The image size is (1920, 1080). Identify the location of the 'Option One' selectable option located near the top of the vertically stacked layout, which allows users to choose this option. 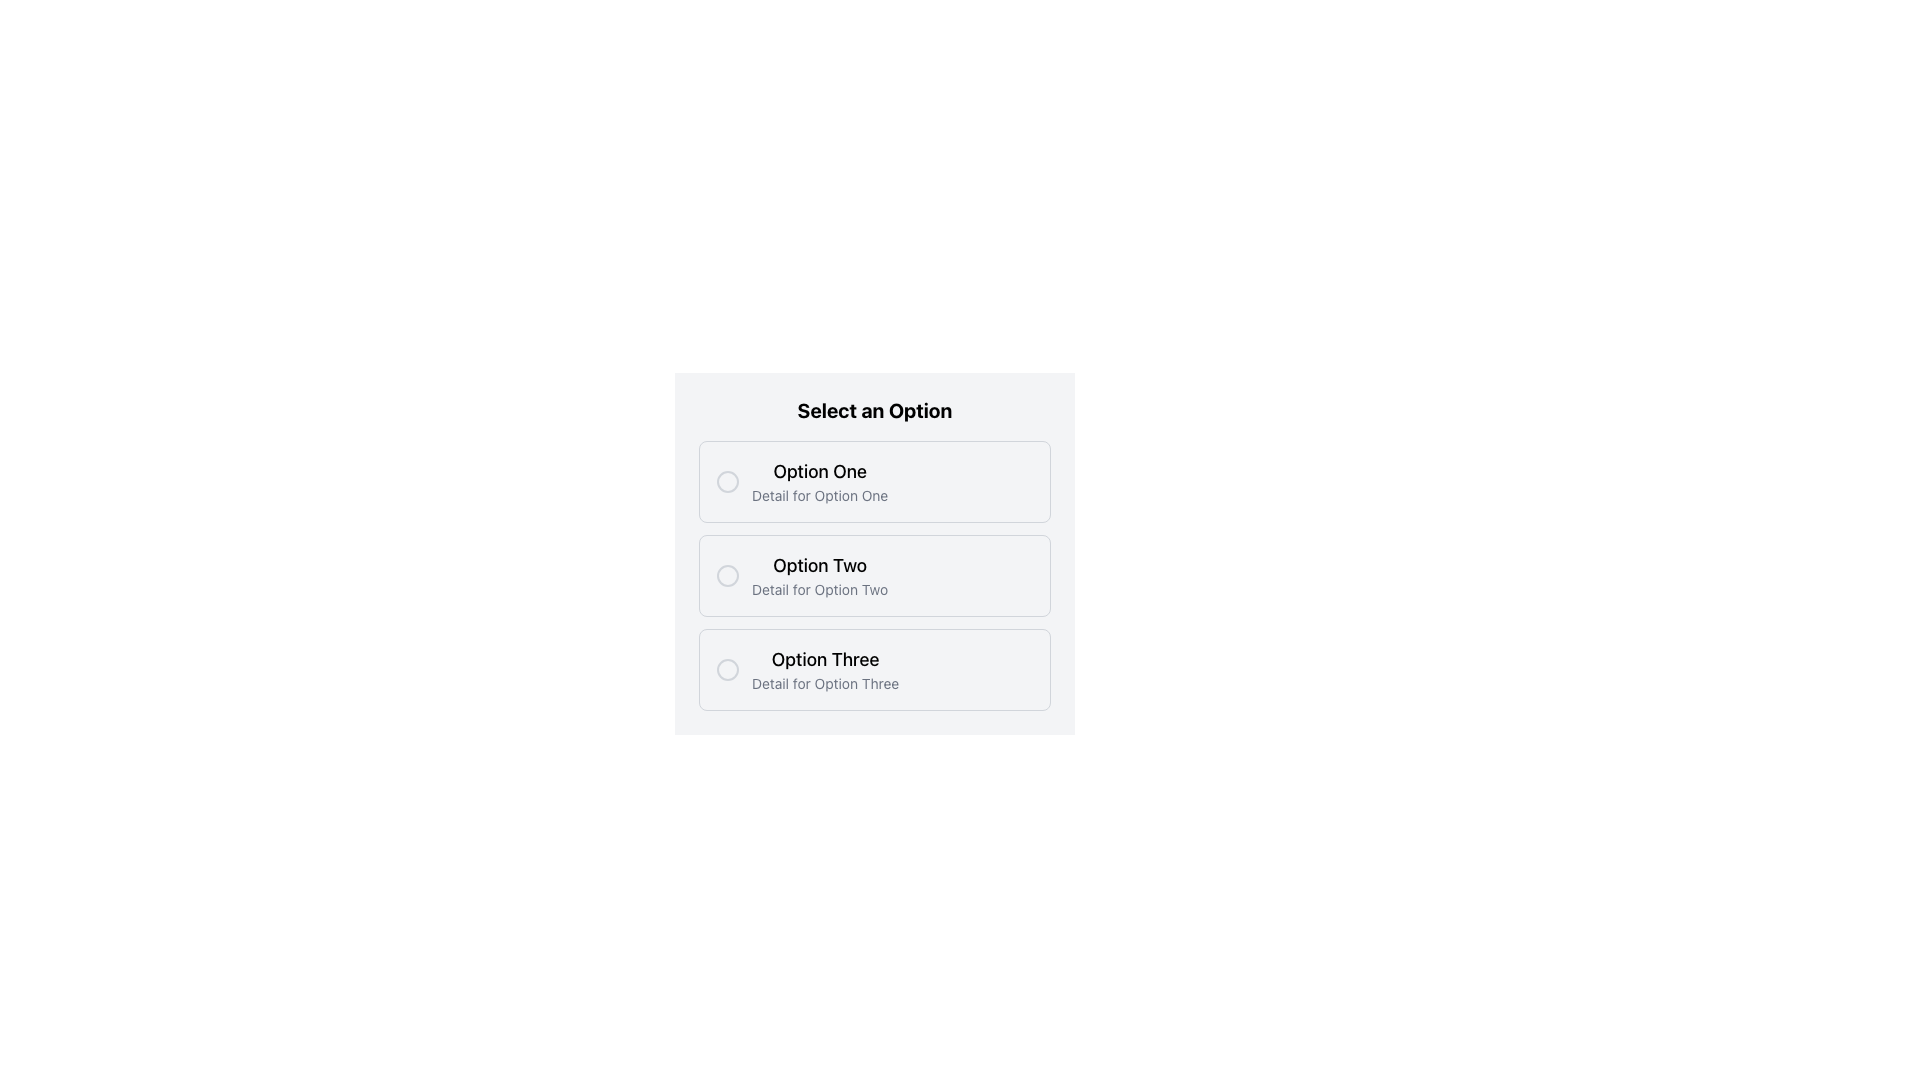
(874, 482).